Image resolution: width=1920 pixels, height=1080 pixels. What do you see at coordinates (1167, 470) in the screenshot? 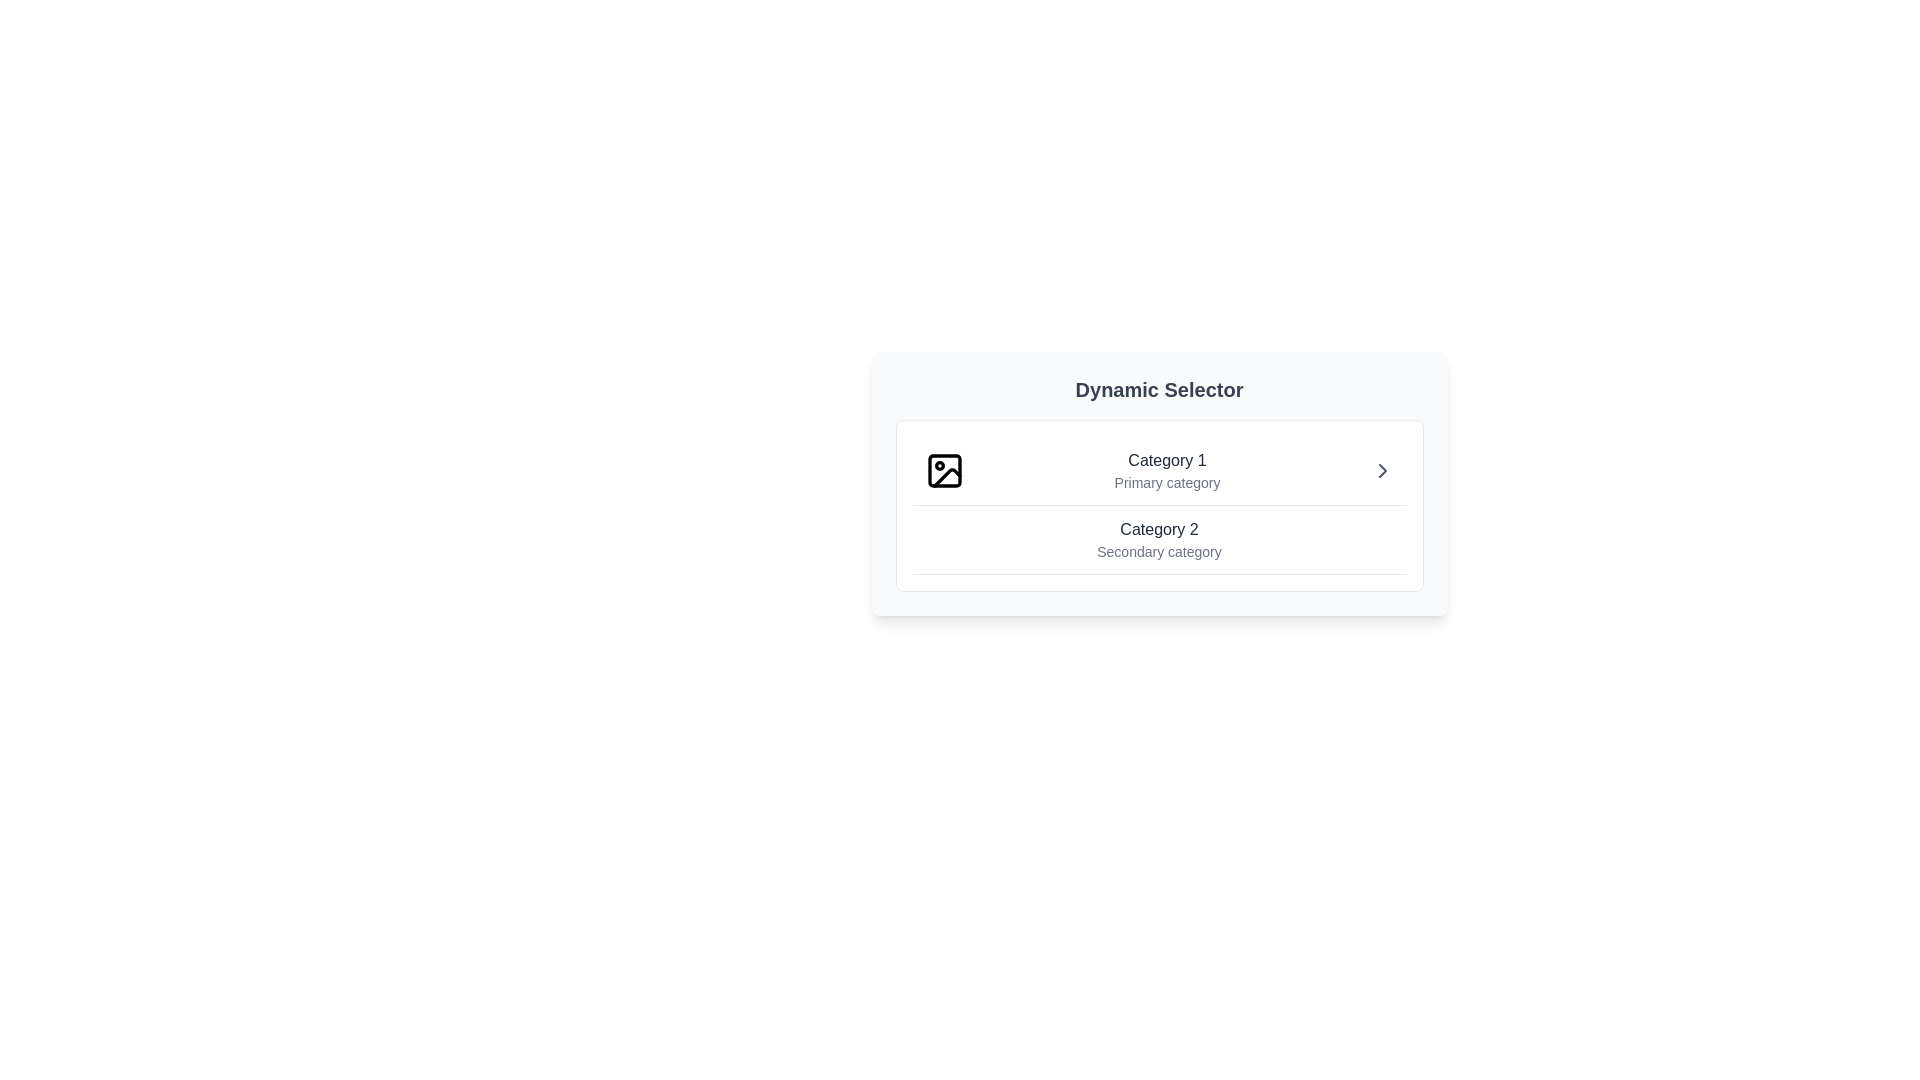
I see `the list item labeled 'Category 1' under the 'Dynamic Selector' section` at bounding box center [1167, 470].